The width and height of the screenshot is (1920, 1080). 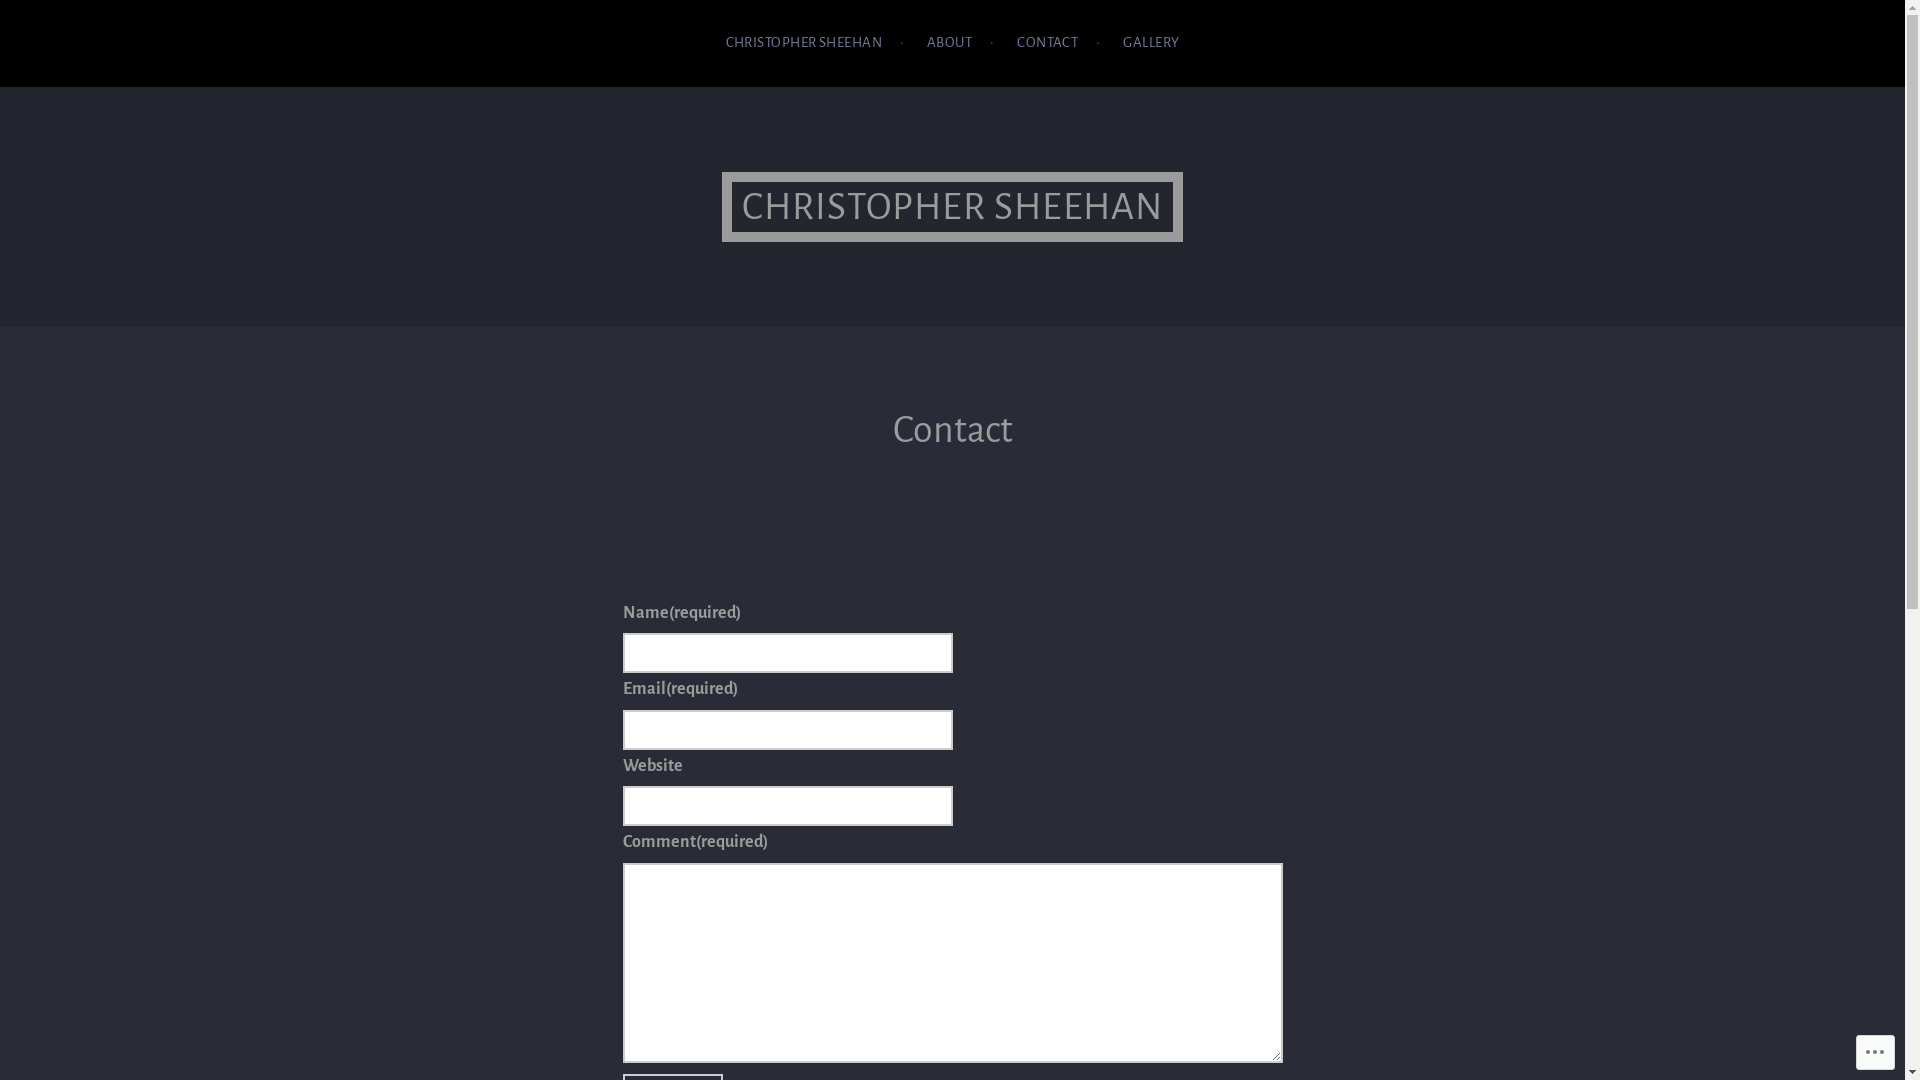 What do you see at coordinates (925, 43) in the screenshot?
I see `'ABOUT'` at bounding box center [925, 43].